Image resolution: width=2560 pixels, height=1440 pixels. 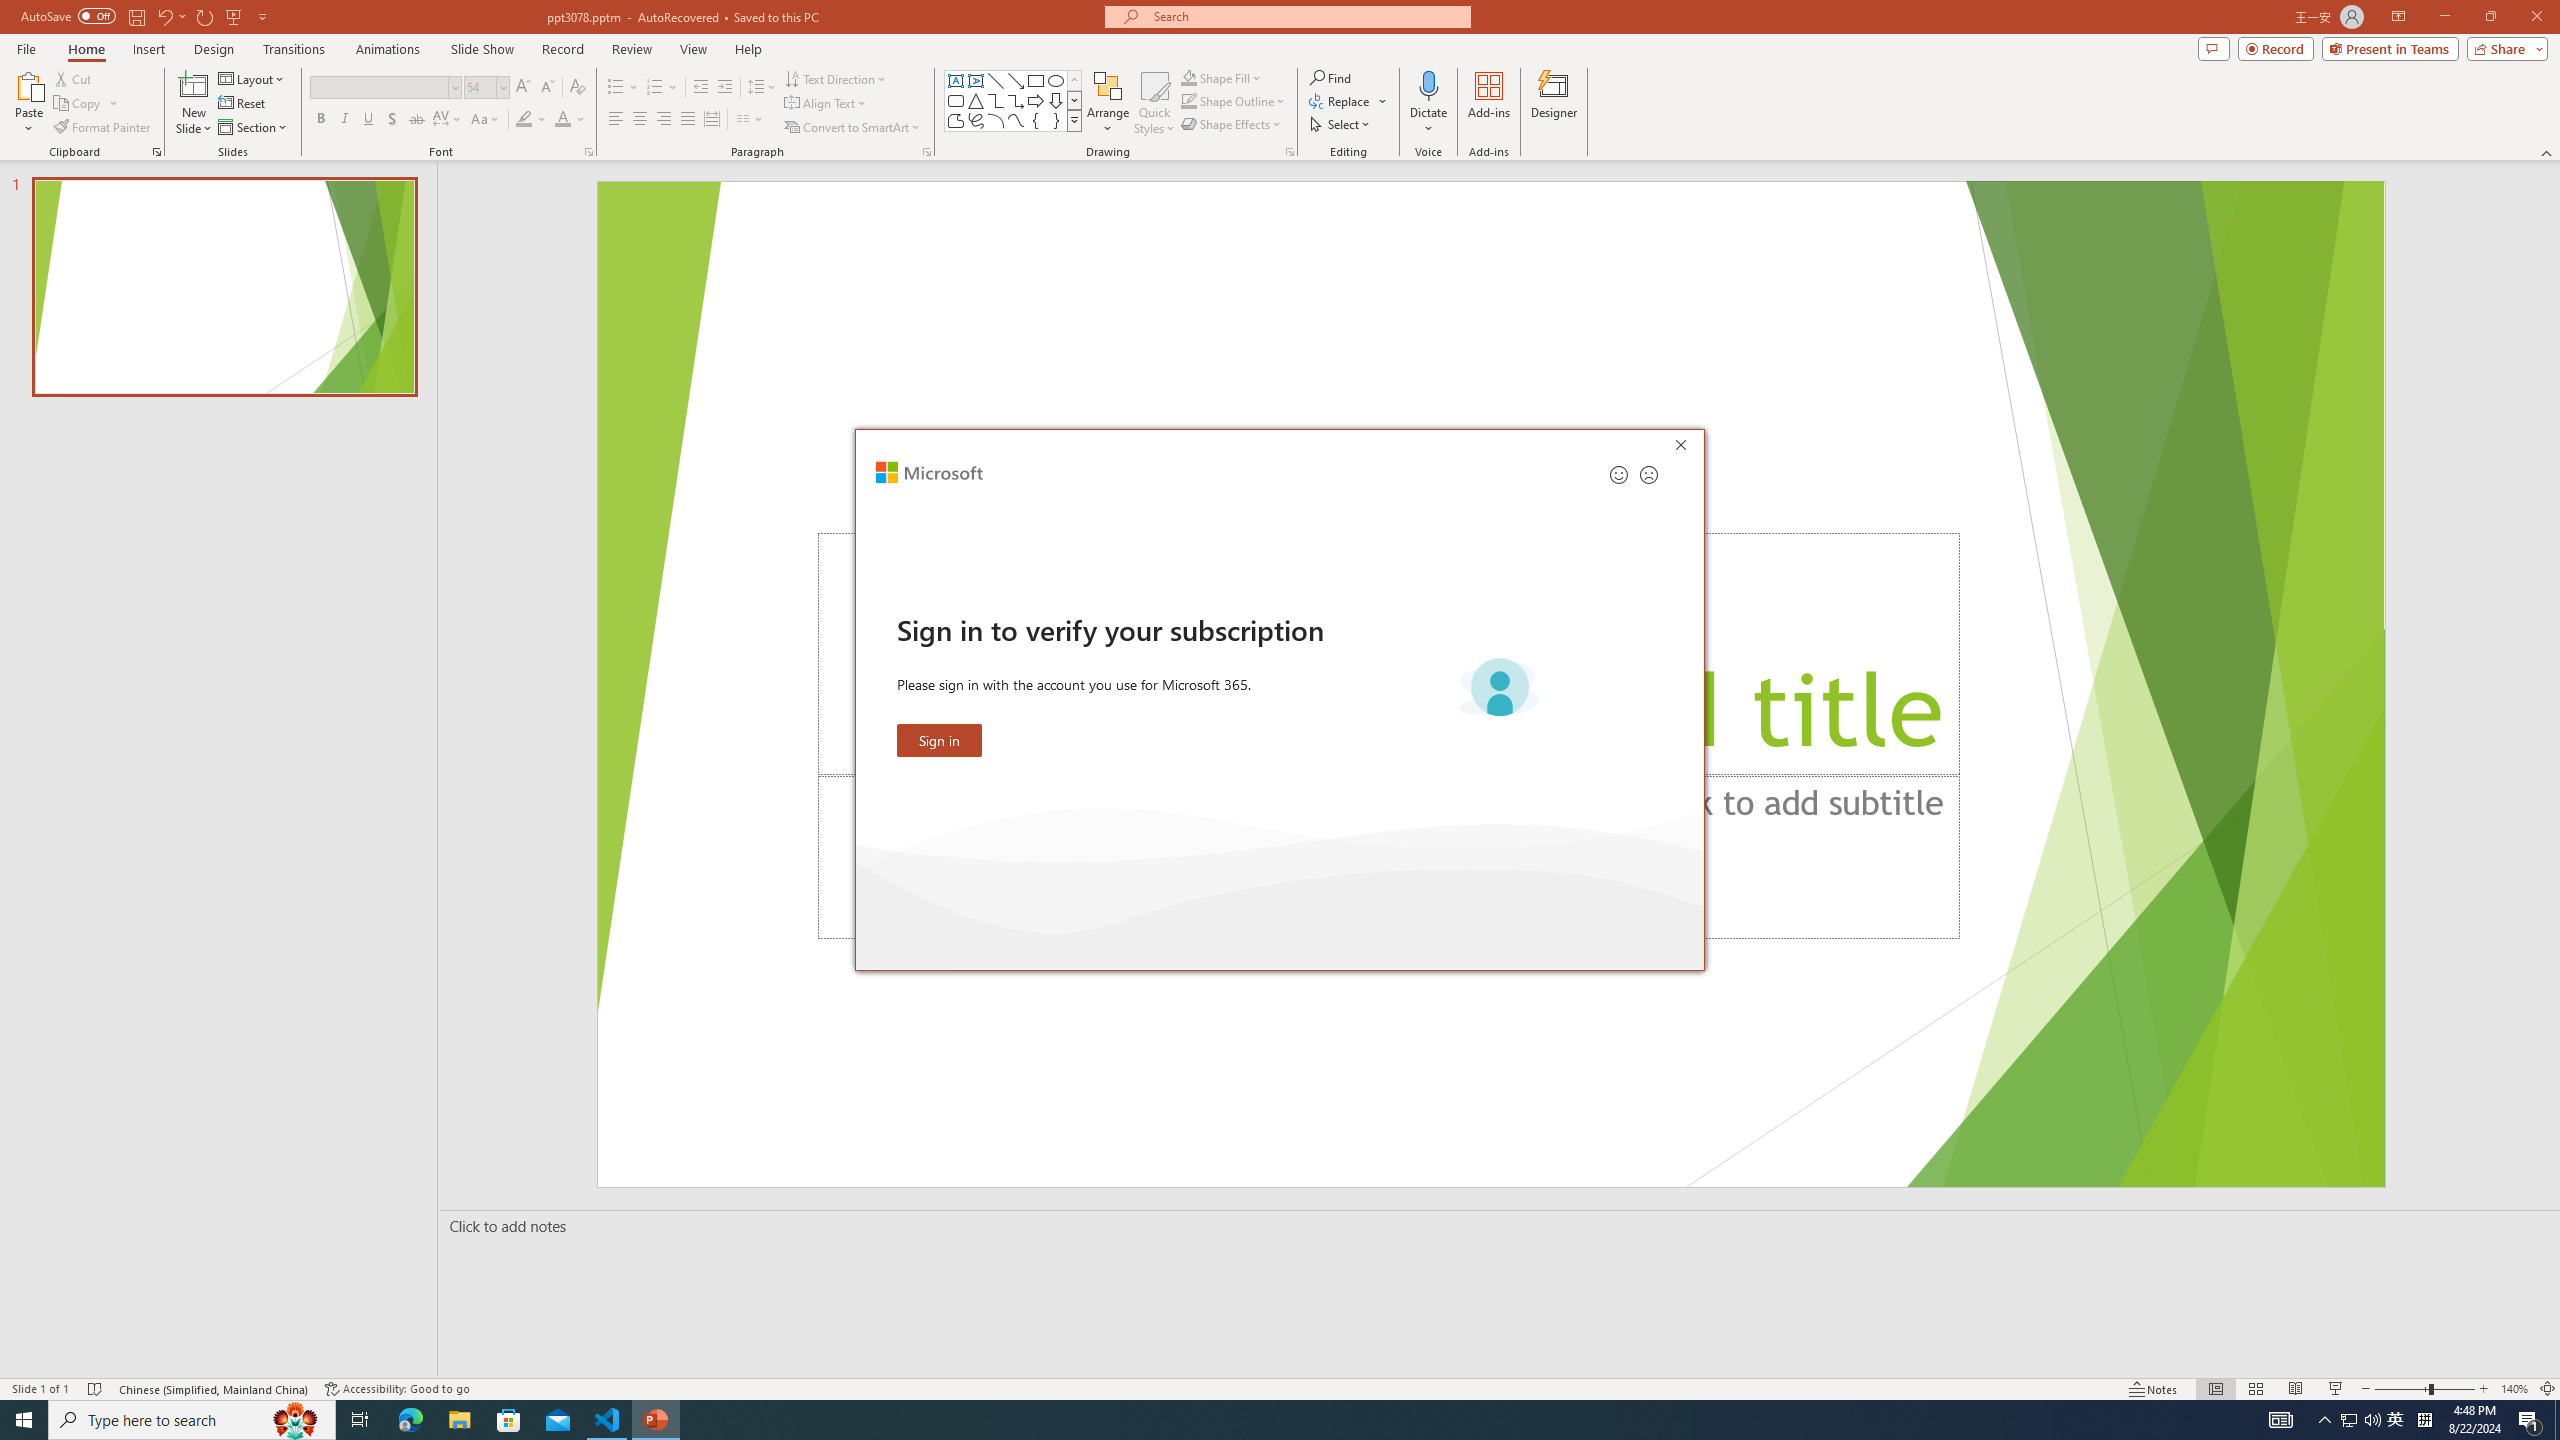 I want to click on 'Align Right', so click(x=664, y=118).